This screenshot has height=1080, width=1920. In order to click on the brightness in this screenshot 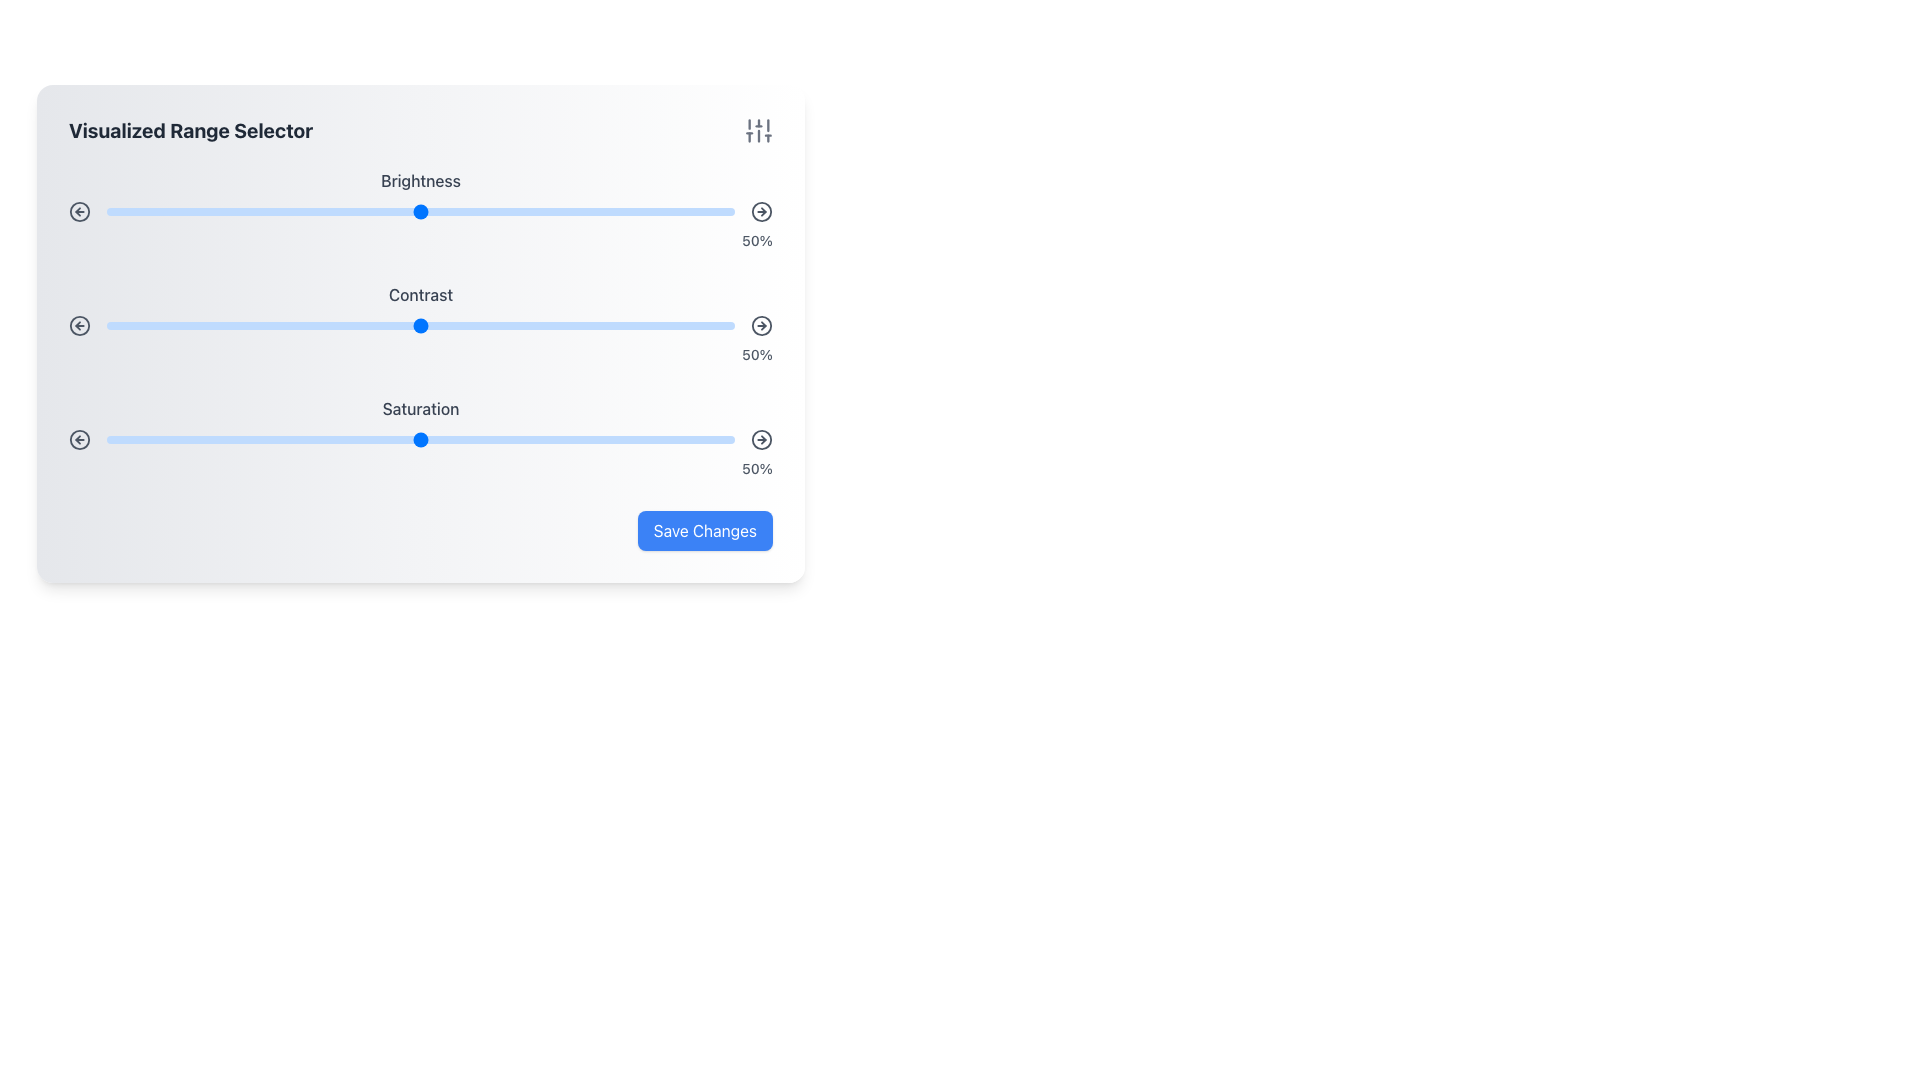, I will do `click(647, 212)`.